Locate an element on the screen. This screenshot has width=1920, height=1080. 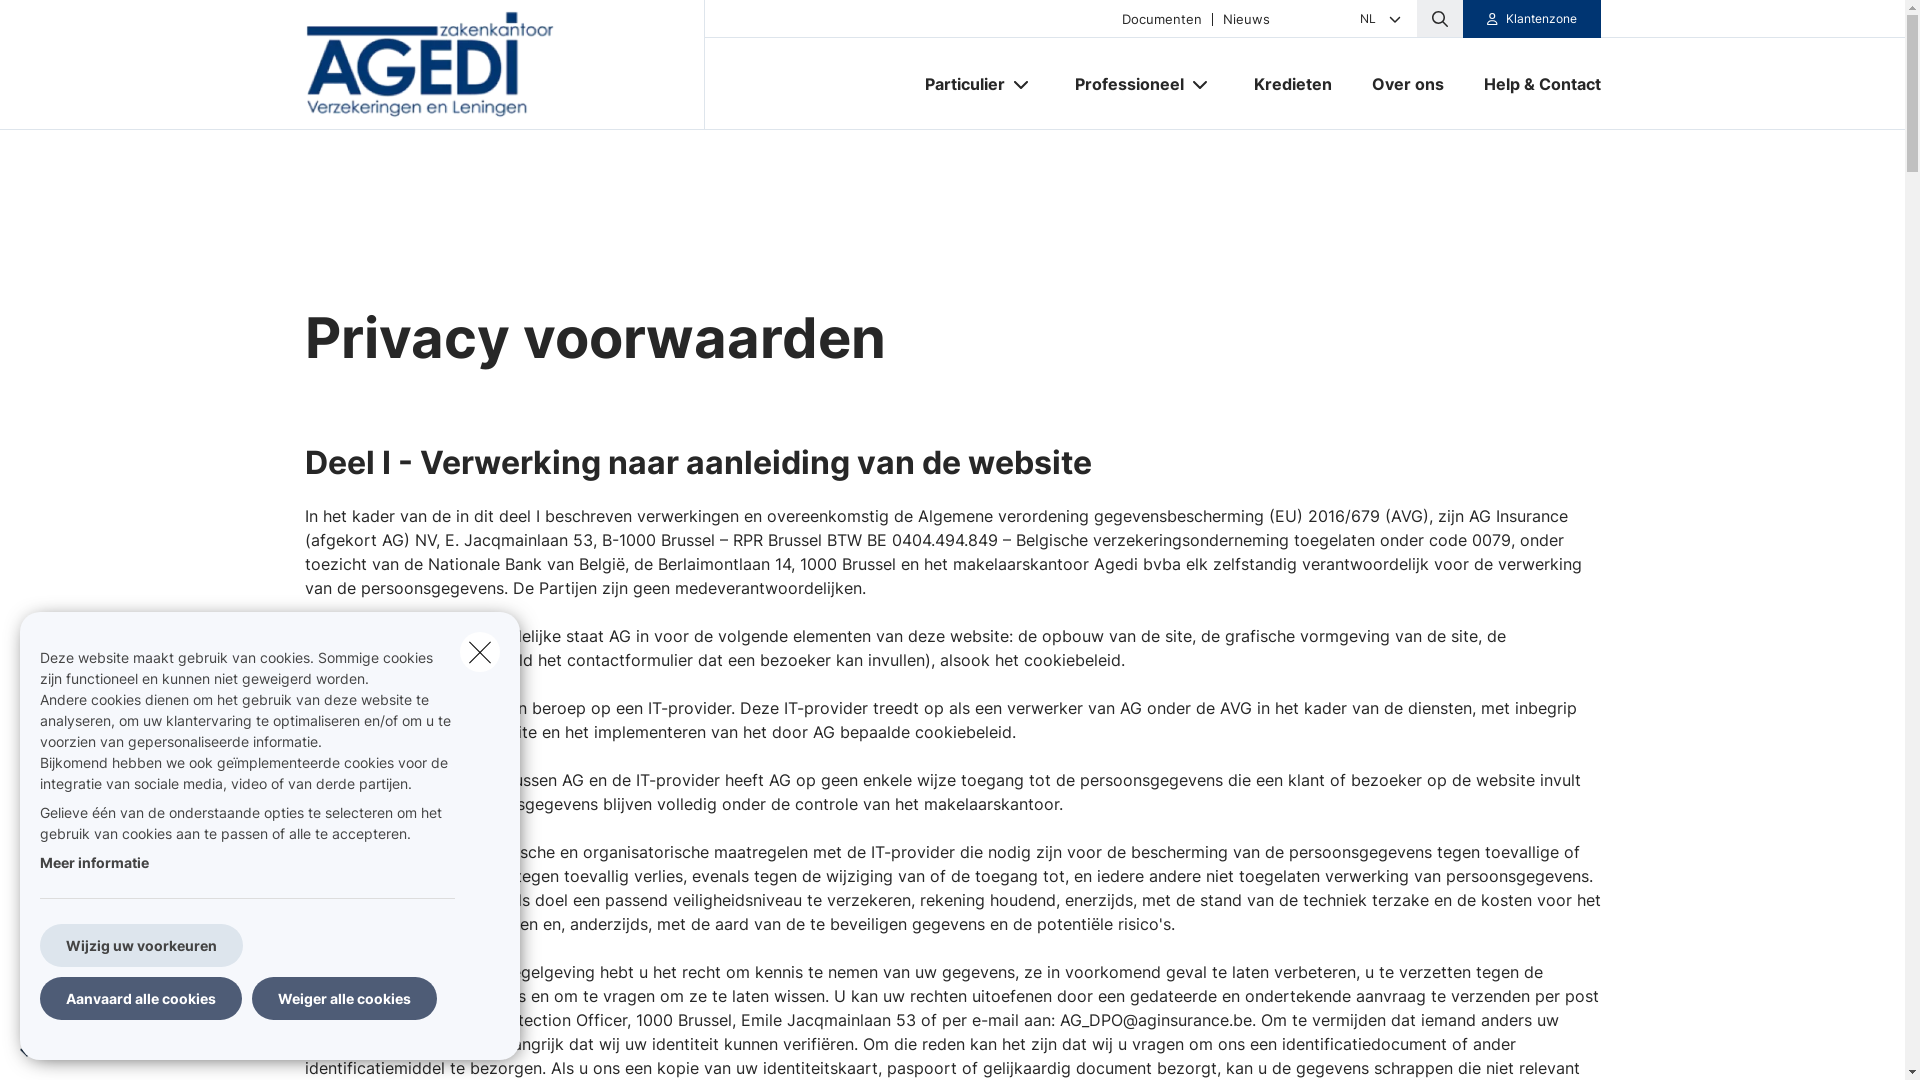
'Over ons' is located at coordinates (1406, 83).